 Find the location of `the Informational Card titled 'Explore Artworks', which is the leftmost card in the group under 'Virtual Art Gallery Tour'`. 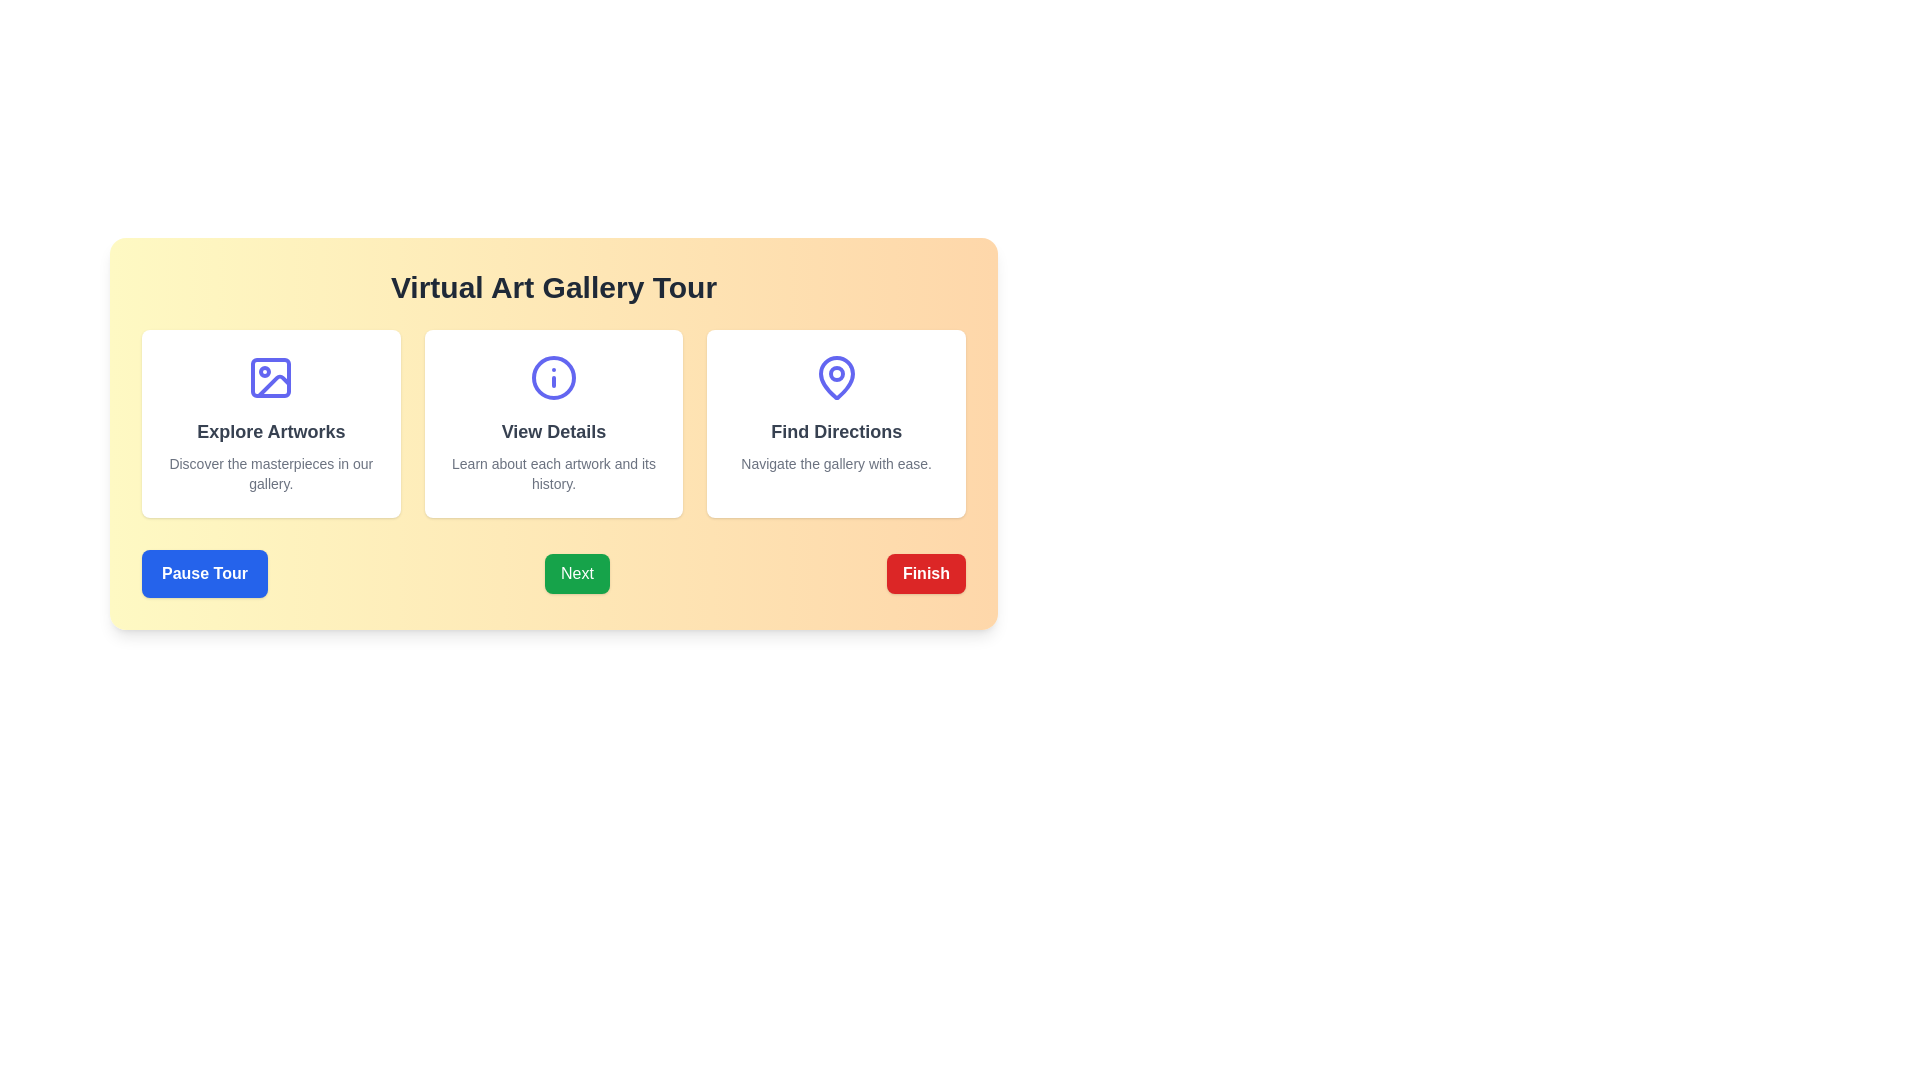

the Informational Card titled 'Explore Artworks', which is the leftmost card in the group under 'Virtual Art Gallery Tour' is located at coordinates (270, 423).